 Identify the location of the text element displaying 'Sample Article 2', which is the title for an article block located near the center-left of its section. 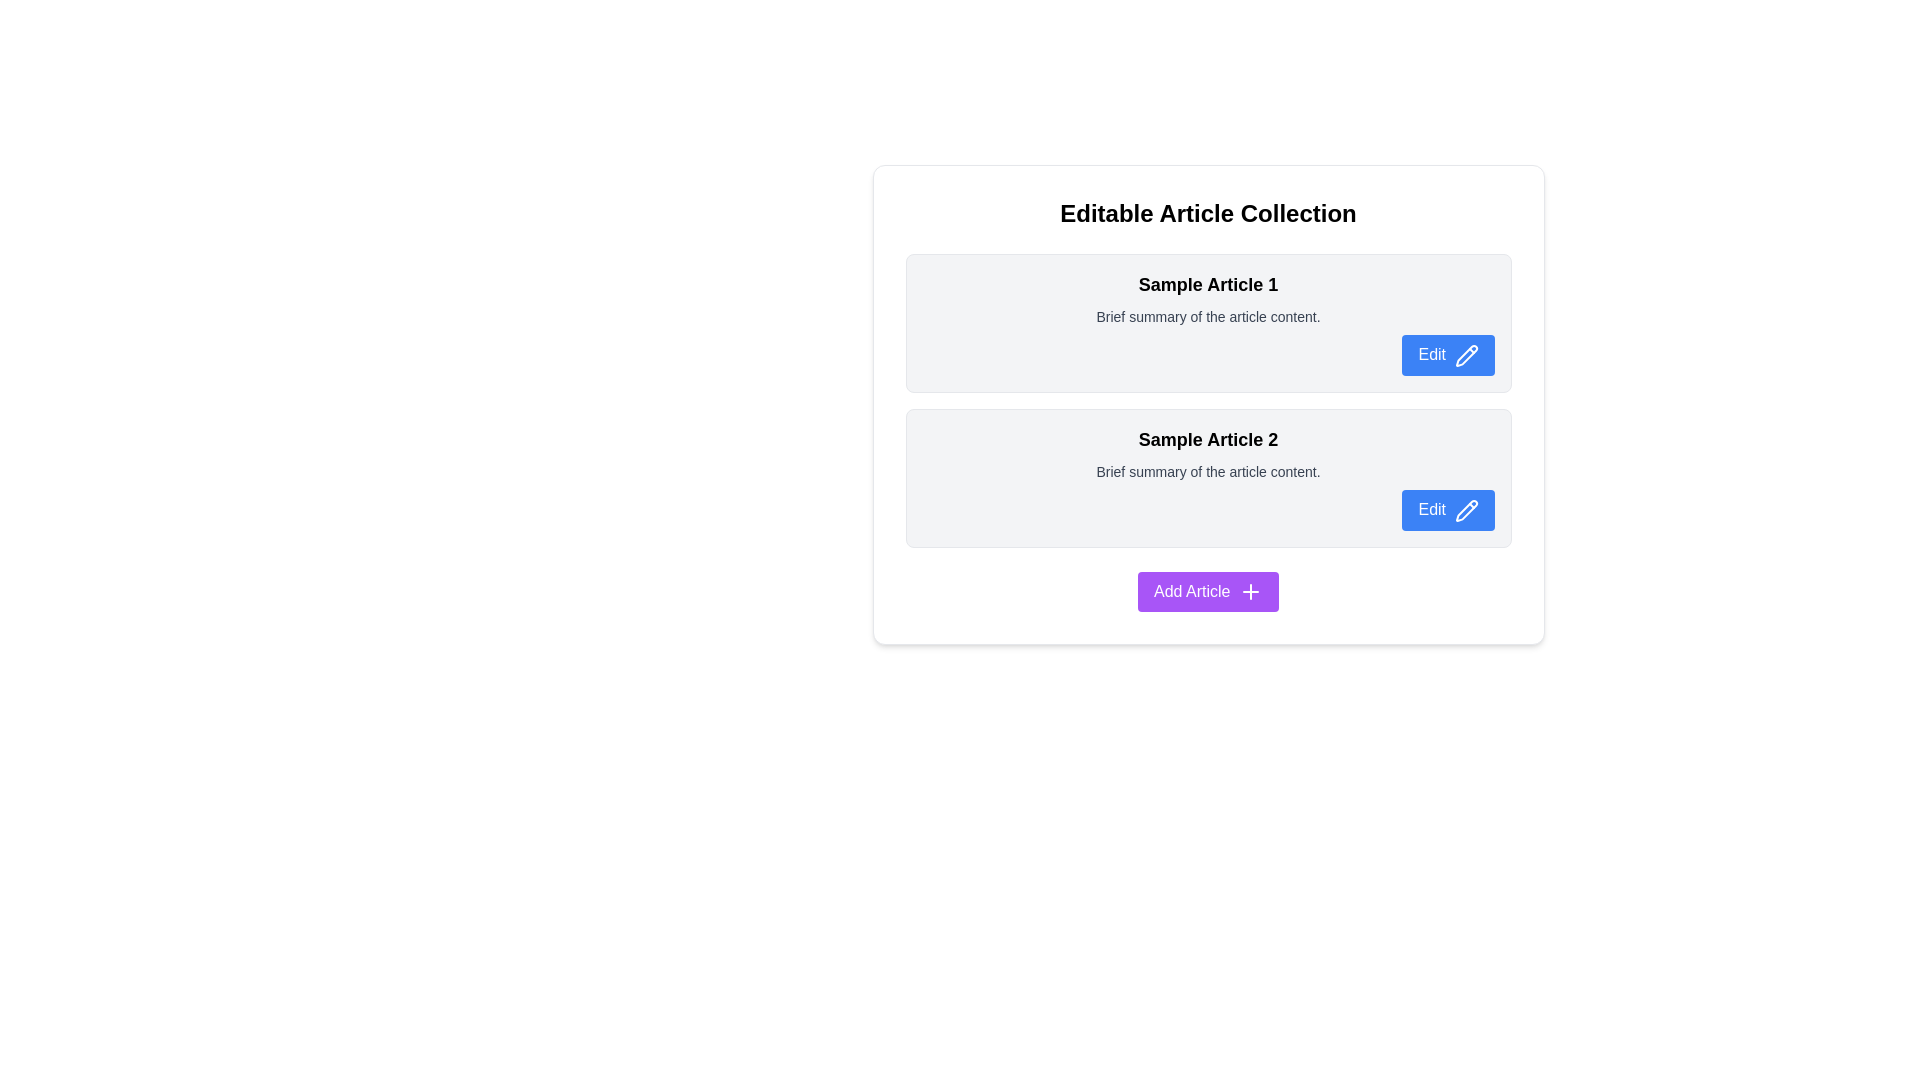
(1207, 438).